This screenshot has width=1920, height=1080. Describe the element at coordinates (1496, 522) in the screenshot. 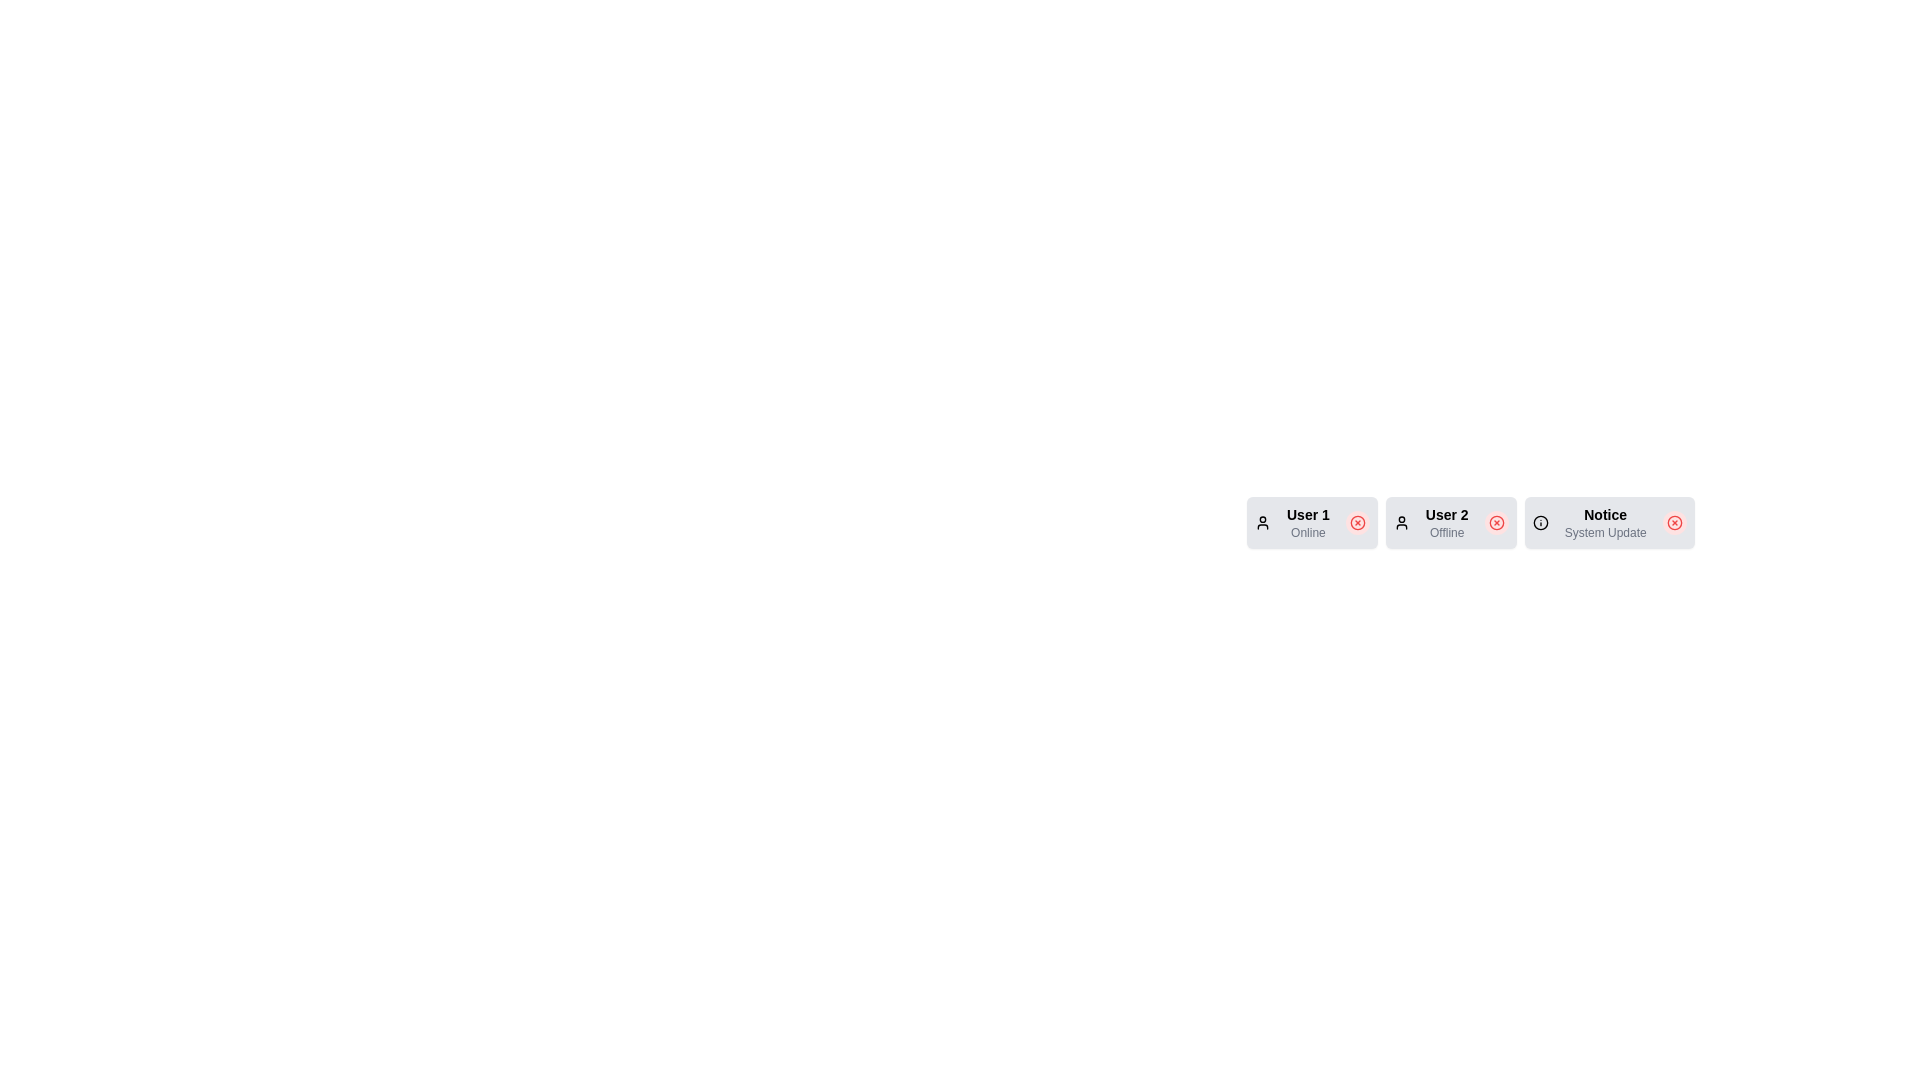

I see `delete button for the chip labeled User 2` at that location.